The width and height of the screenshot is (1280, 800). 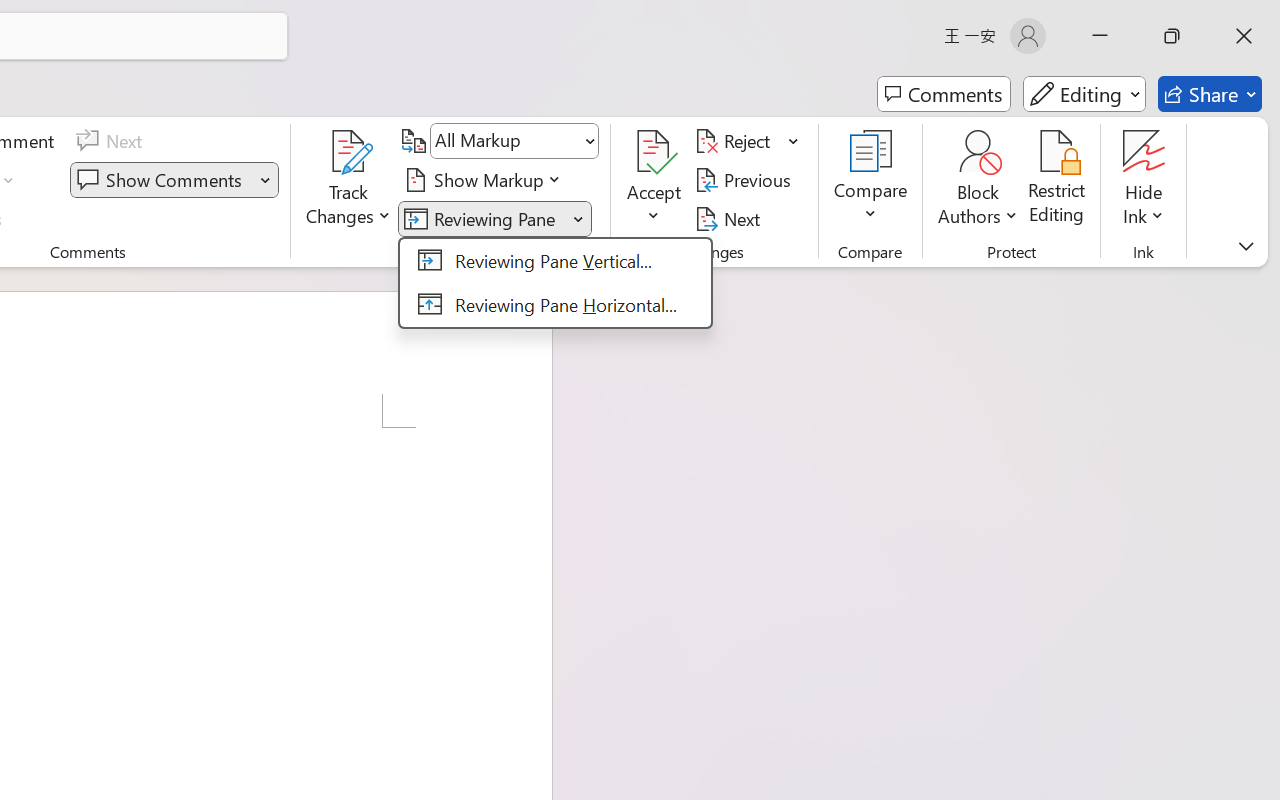 What do you see at coordinates (483, 218) in the screenshot?
I see `'Reviewing Pane'` at bounding box center [483, 218].